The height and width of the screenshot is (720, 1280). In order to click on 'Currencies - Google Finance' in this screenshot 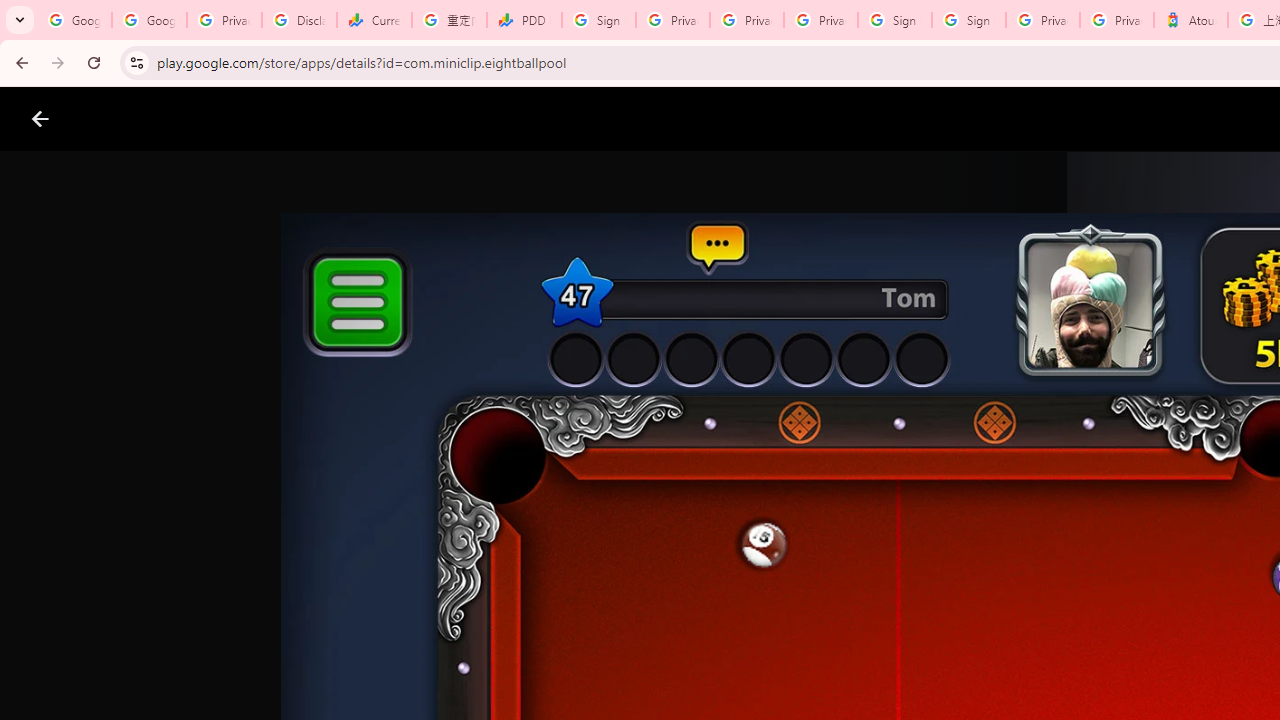, I will do `click(374, 20)`.